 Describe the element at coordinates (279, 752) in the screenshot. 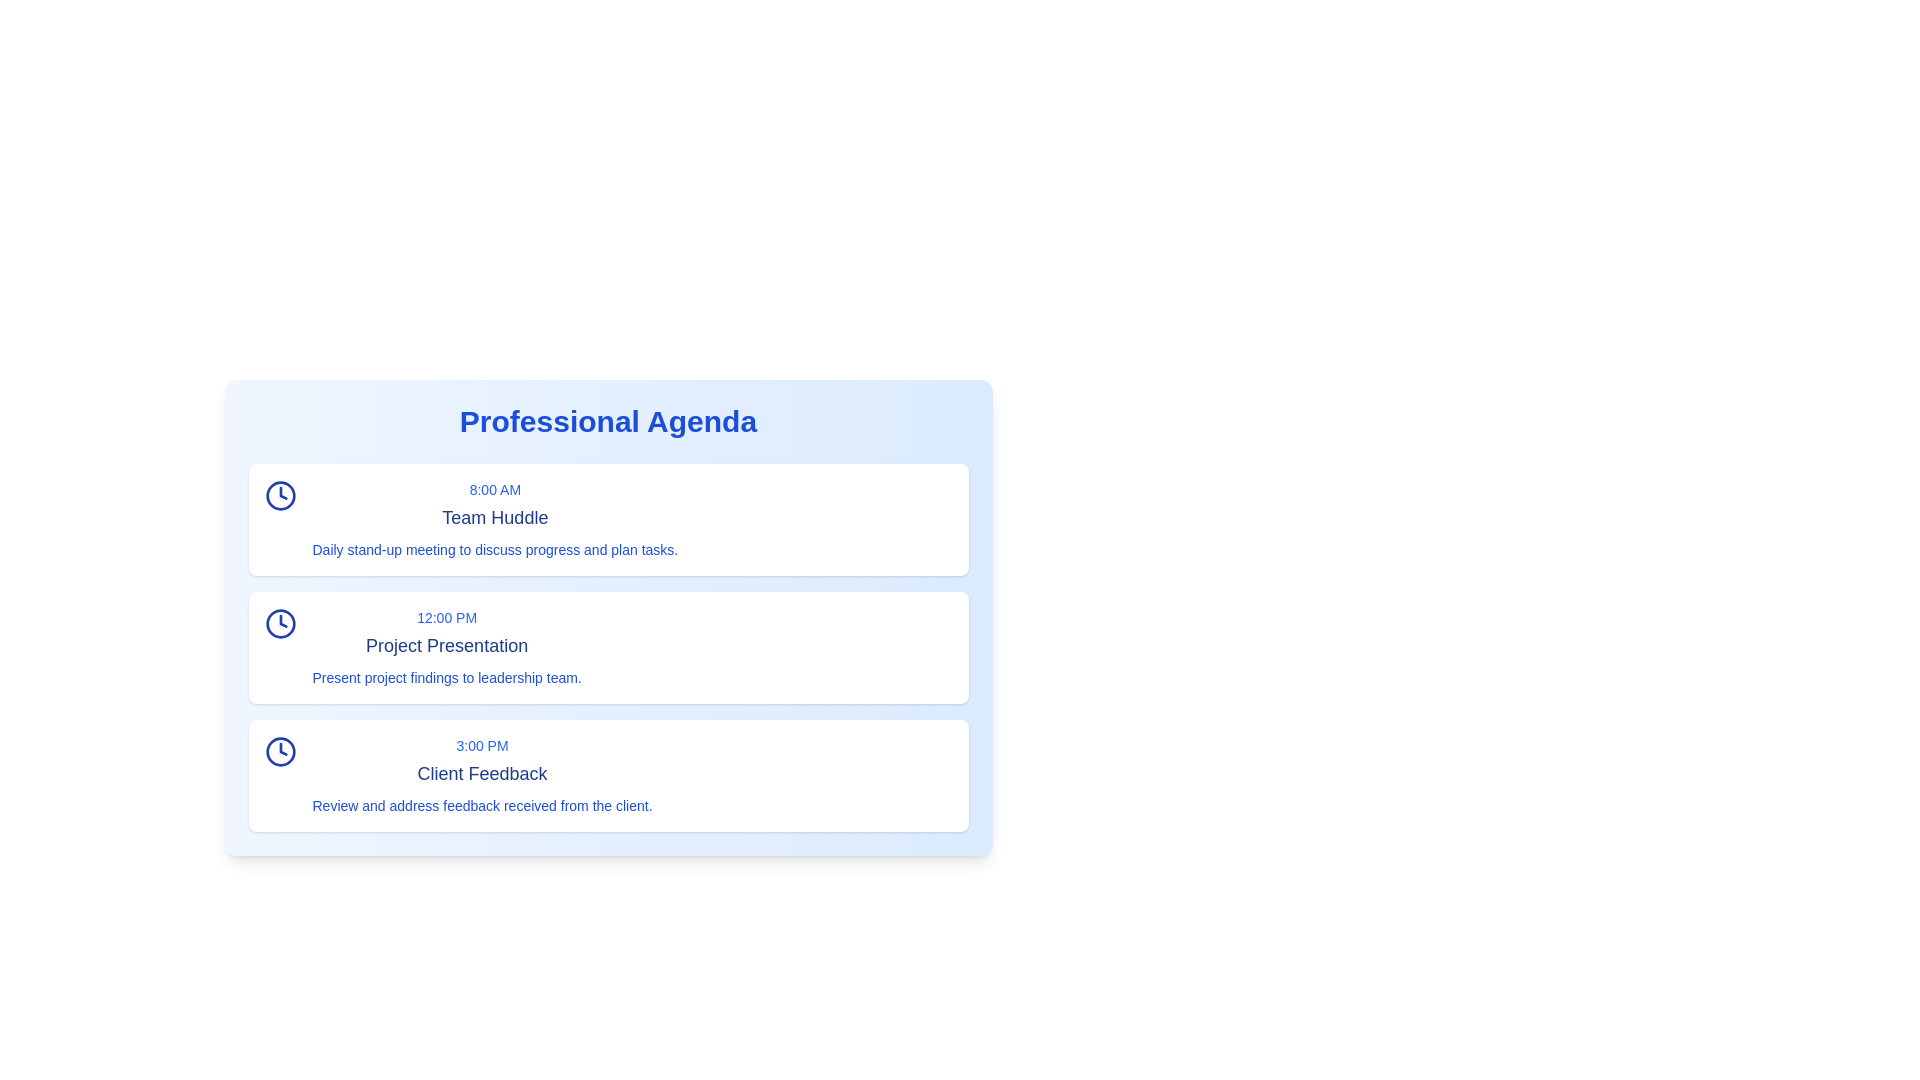

I see `the blue circular outline symbol within the clock icon, located at the center of the clock, positioned to the left of the '3:00 PM Client Feedback' event` at that location.